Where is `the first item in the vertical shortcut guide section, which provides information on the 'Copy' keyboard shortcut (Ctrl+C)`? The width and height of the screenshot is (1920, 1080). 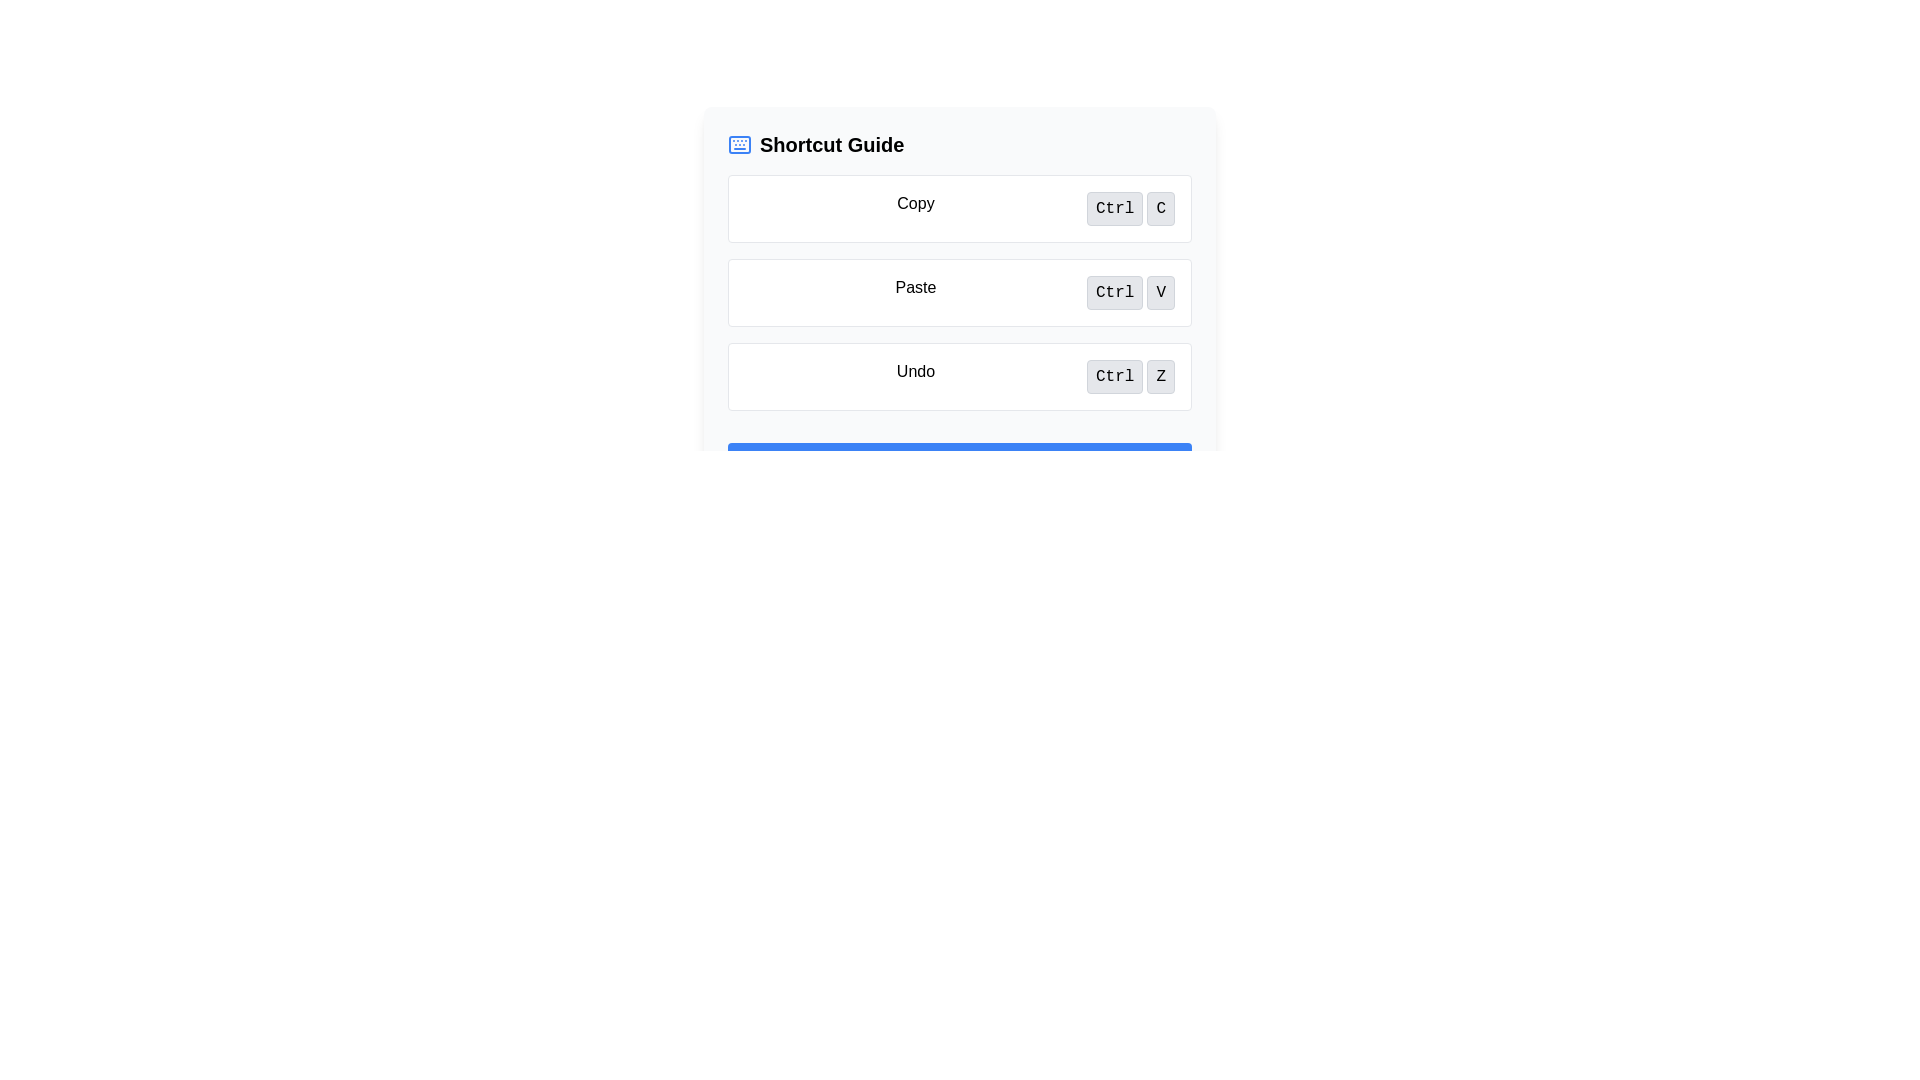
the first item in the vertical shortcut guide section, which provides information on the 'Copy' keyboard shortcut (Ctrl+C) is located at coordinates (960, 208).